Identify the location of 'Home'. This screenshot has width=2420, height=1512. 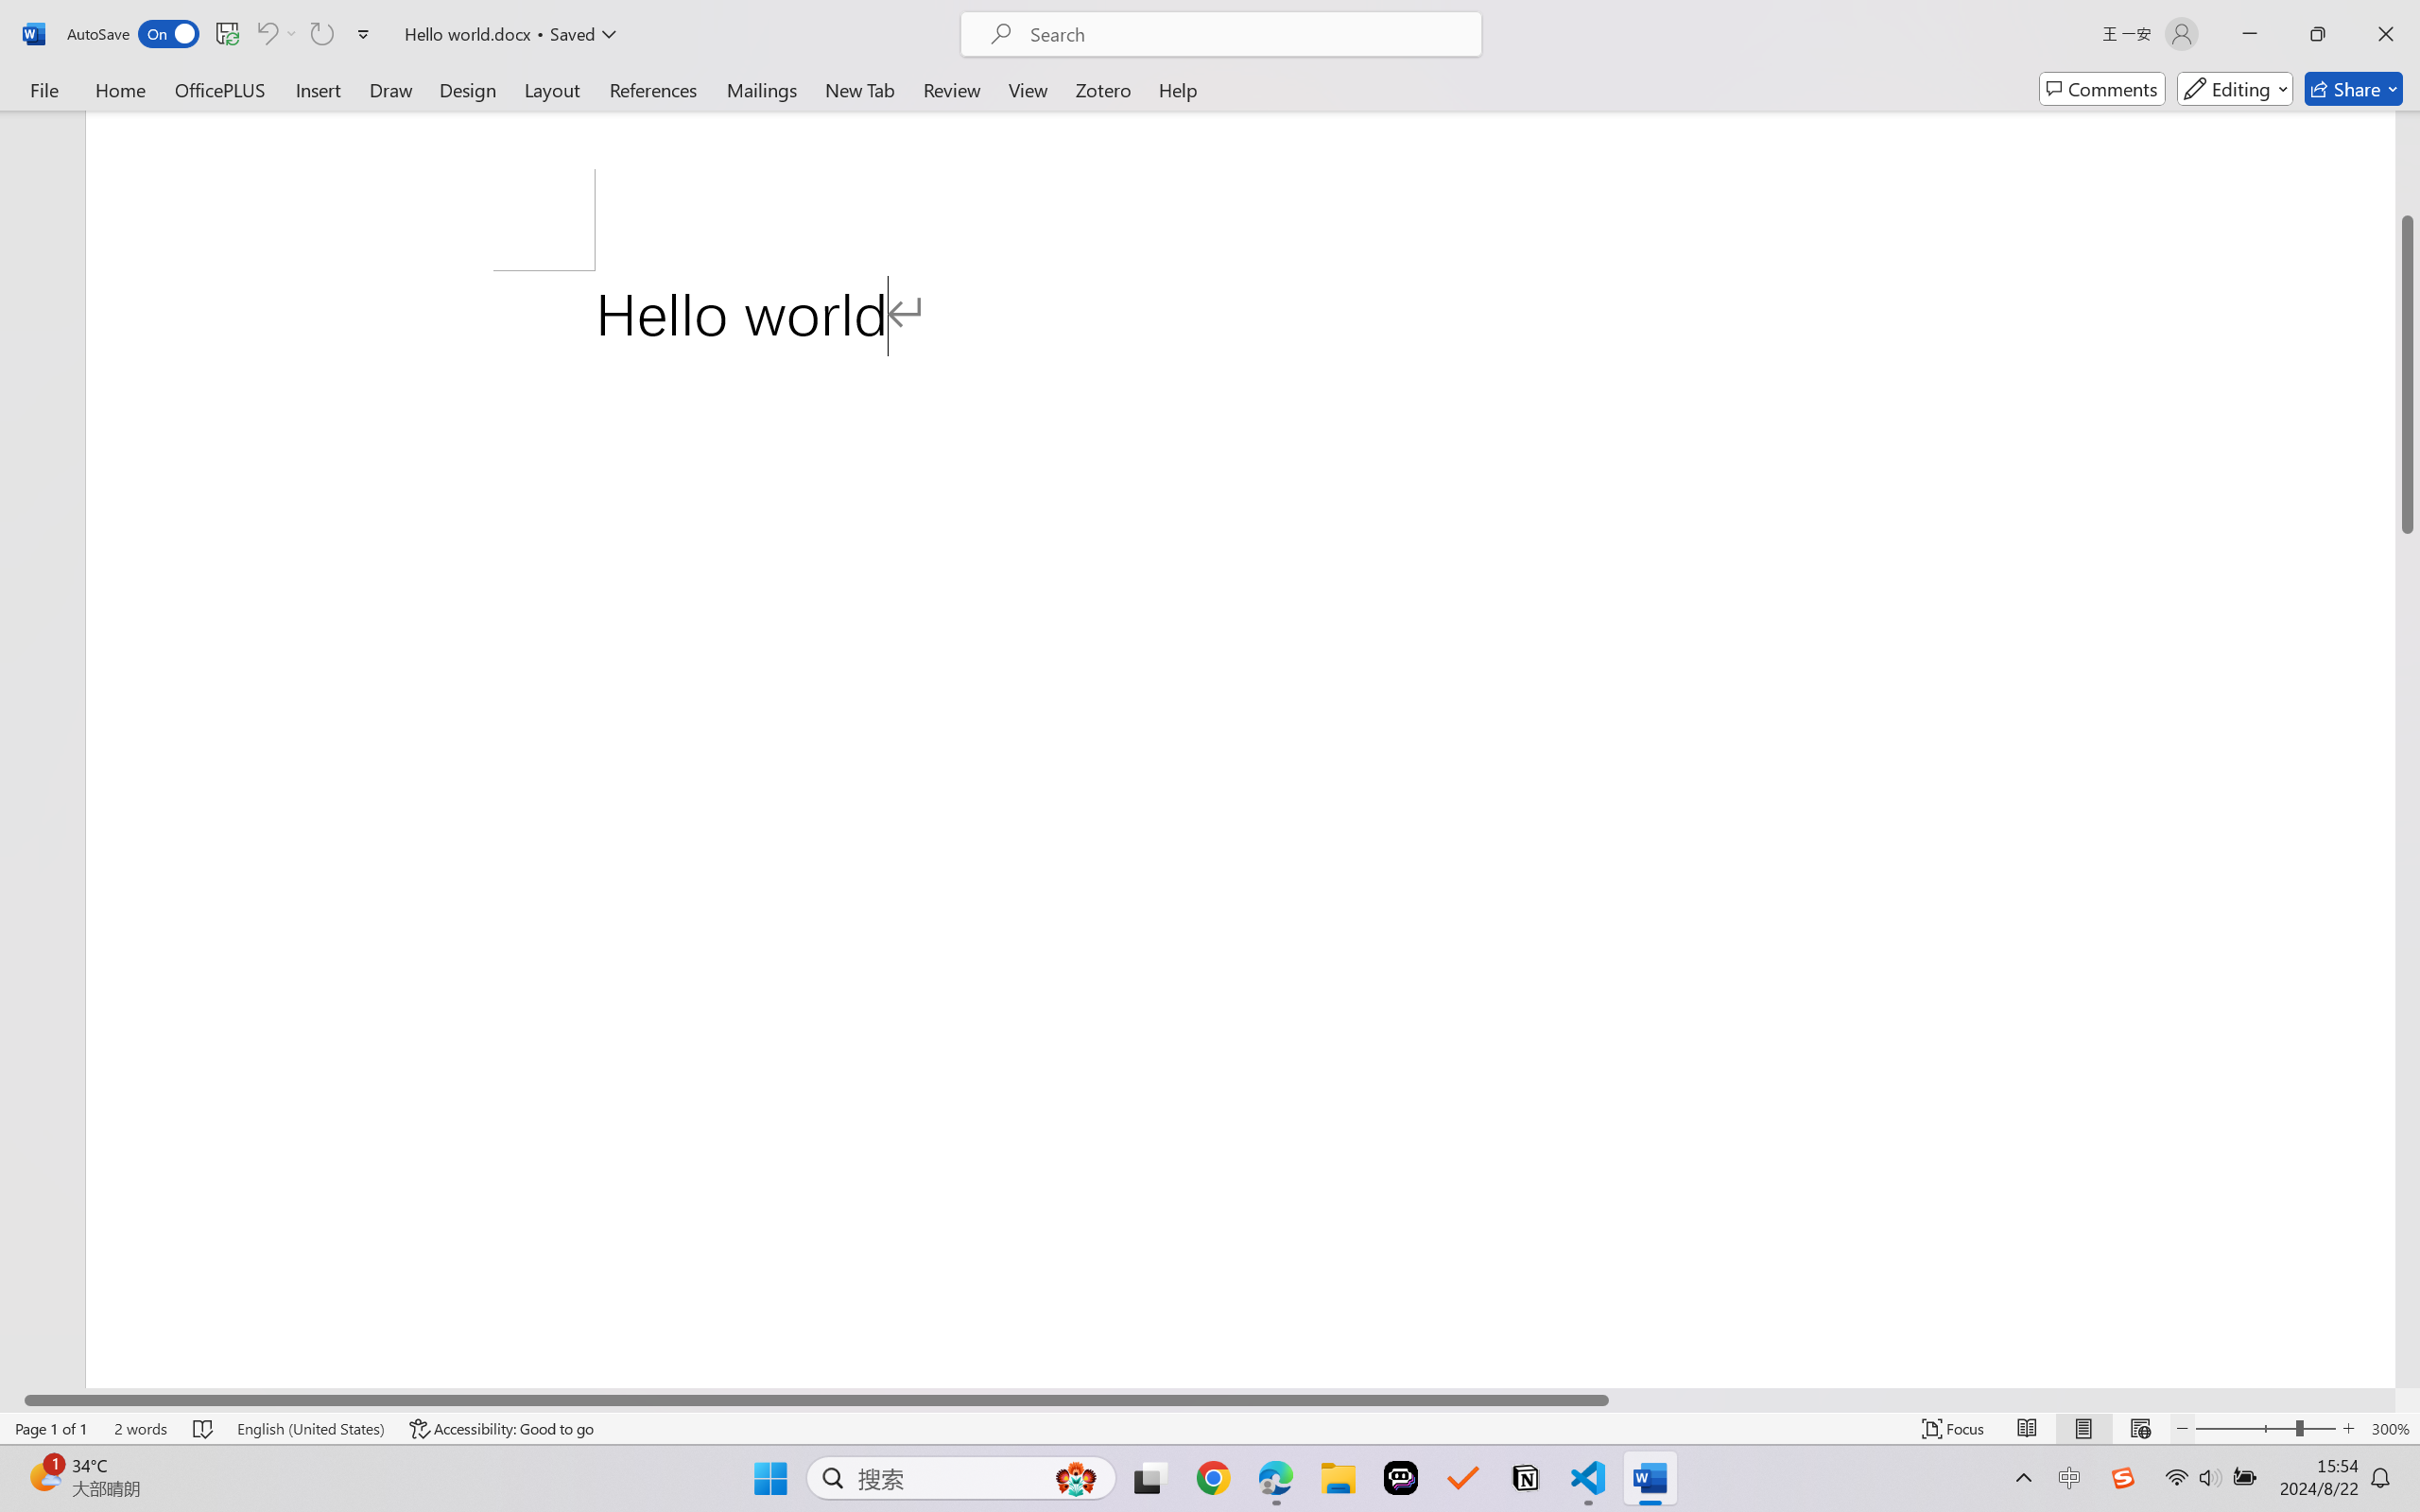
(121, 88).